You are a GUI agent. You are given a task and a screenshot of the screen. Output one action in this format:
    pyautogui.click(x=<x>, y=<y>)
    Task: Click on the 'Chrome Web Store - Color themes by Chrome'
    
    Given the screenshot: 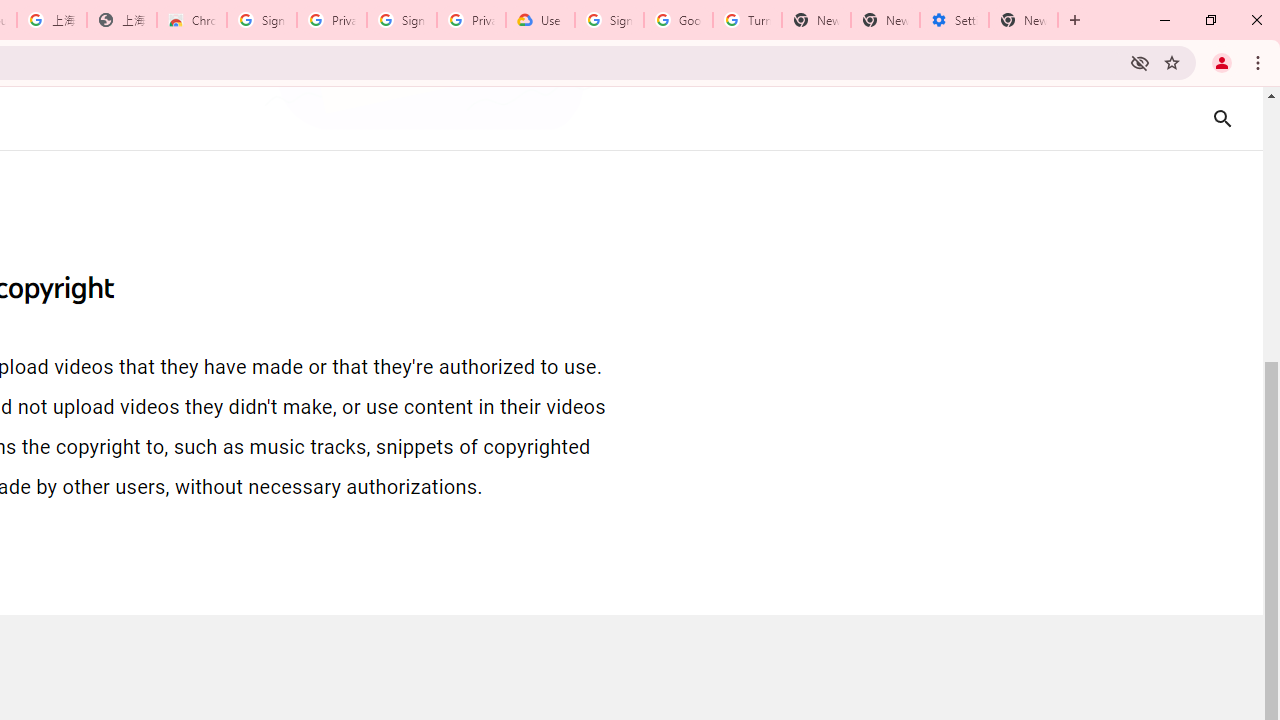 What is the action you would take?
    pyautogui.click(x=192, y=20)
    